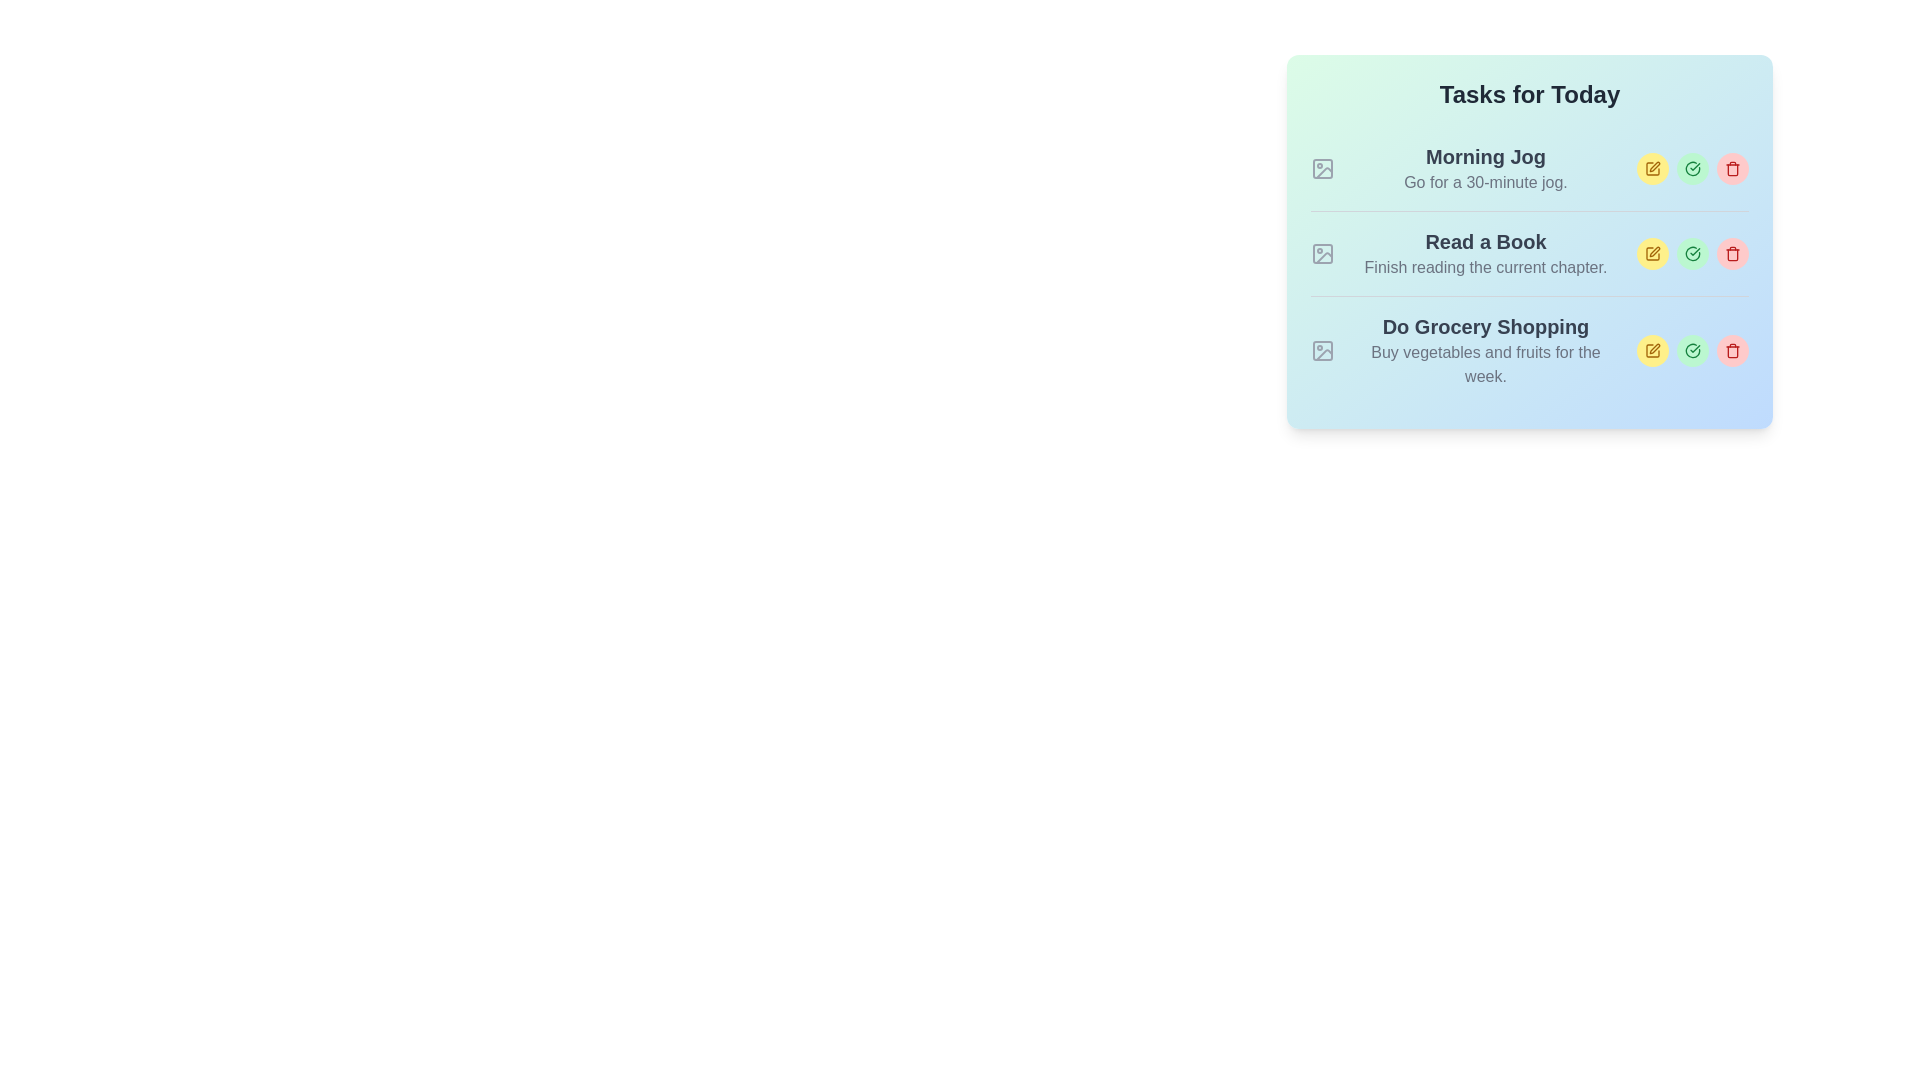 This screenshot has width=1920, height=1080. What do you see at coordinates (1652, 253) in the screenshot?
I see `the edit button icon (a pen within a yellow circular button) located on the right side of the 'Read a Book' task in the 'Tasks for Today' section` at bounding box center [1652, 253].